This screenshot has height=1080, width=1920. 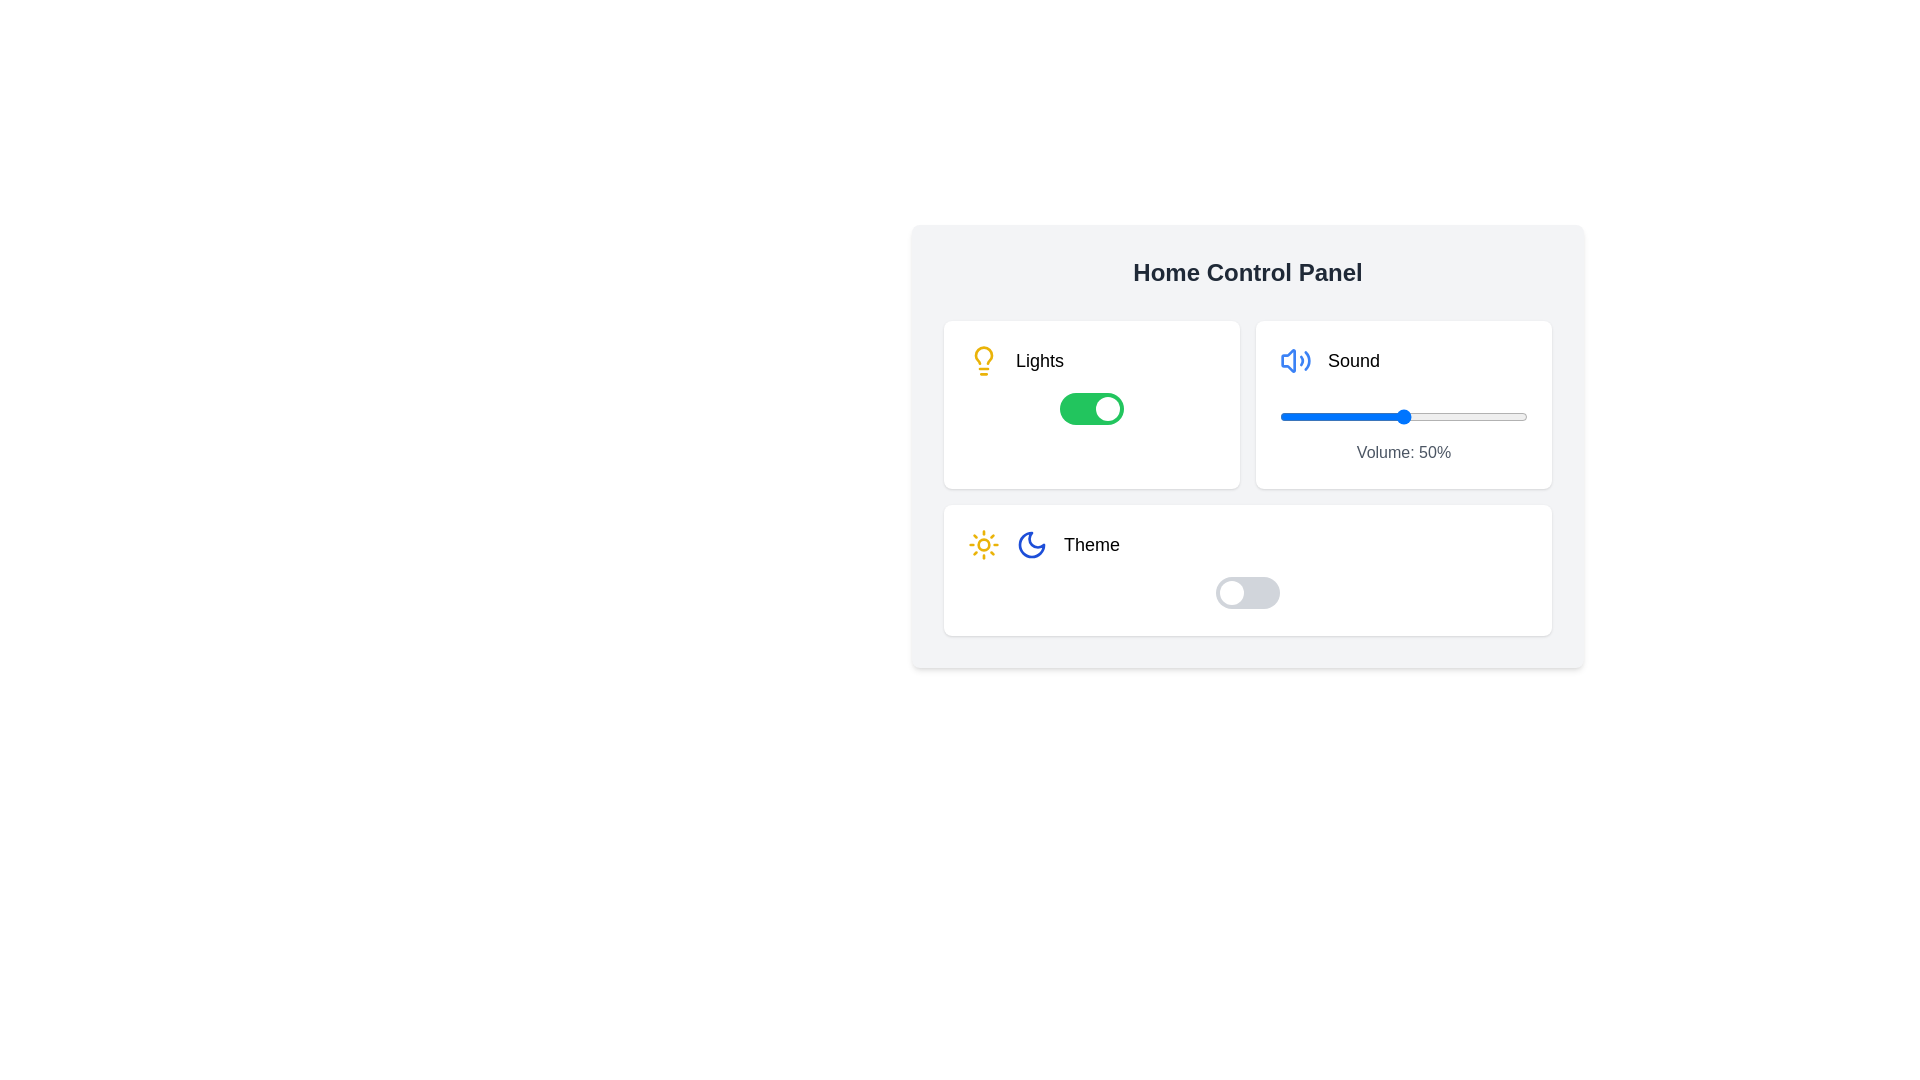 What do you see at coordinates (1402, 452) in the screenshot?
I see `the static text label displaying 'Volume: 50%' located at the bottom of the 'Sound' section in the right column of the main panel` at bounding box center [1402, 452].